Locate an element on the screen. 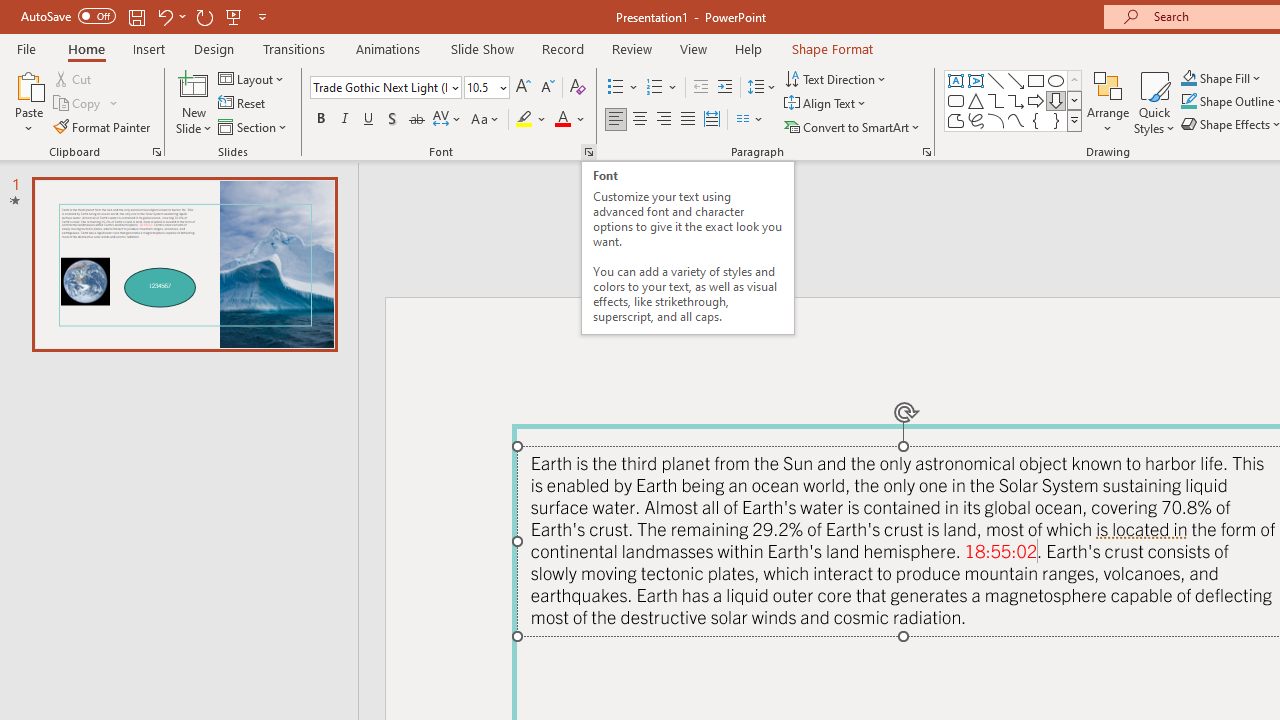  'Font Size' is located at coordinates (480, 86).